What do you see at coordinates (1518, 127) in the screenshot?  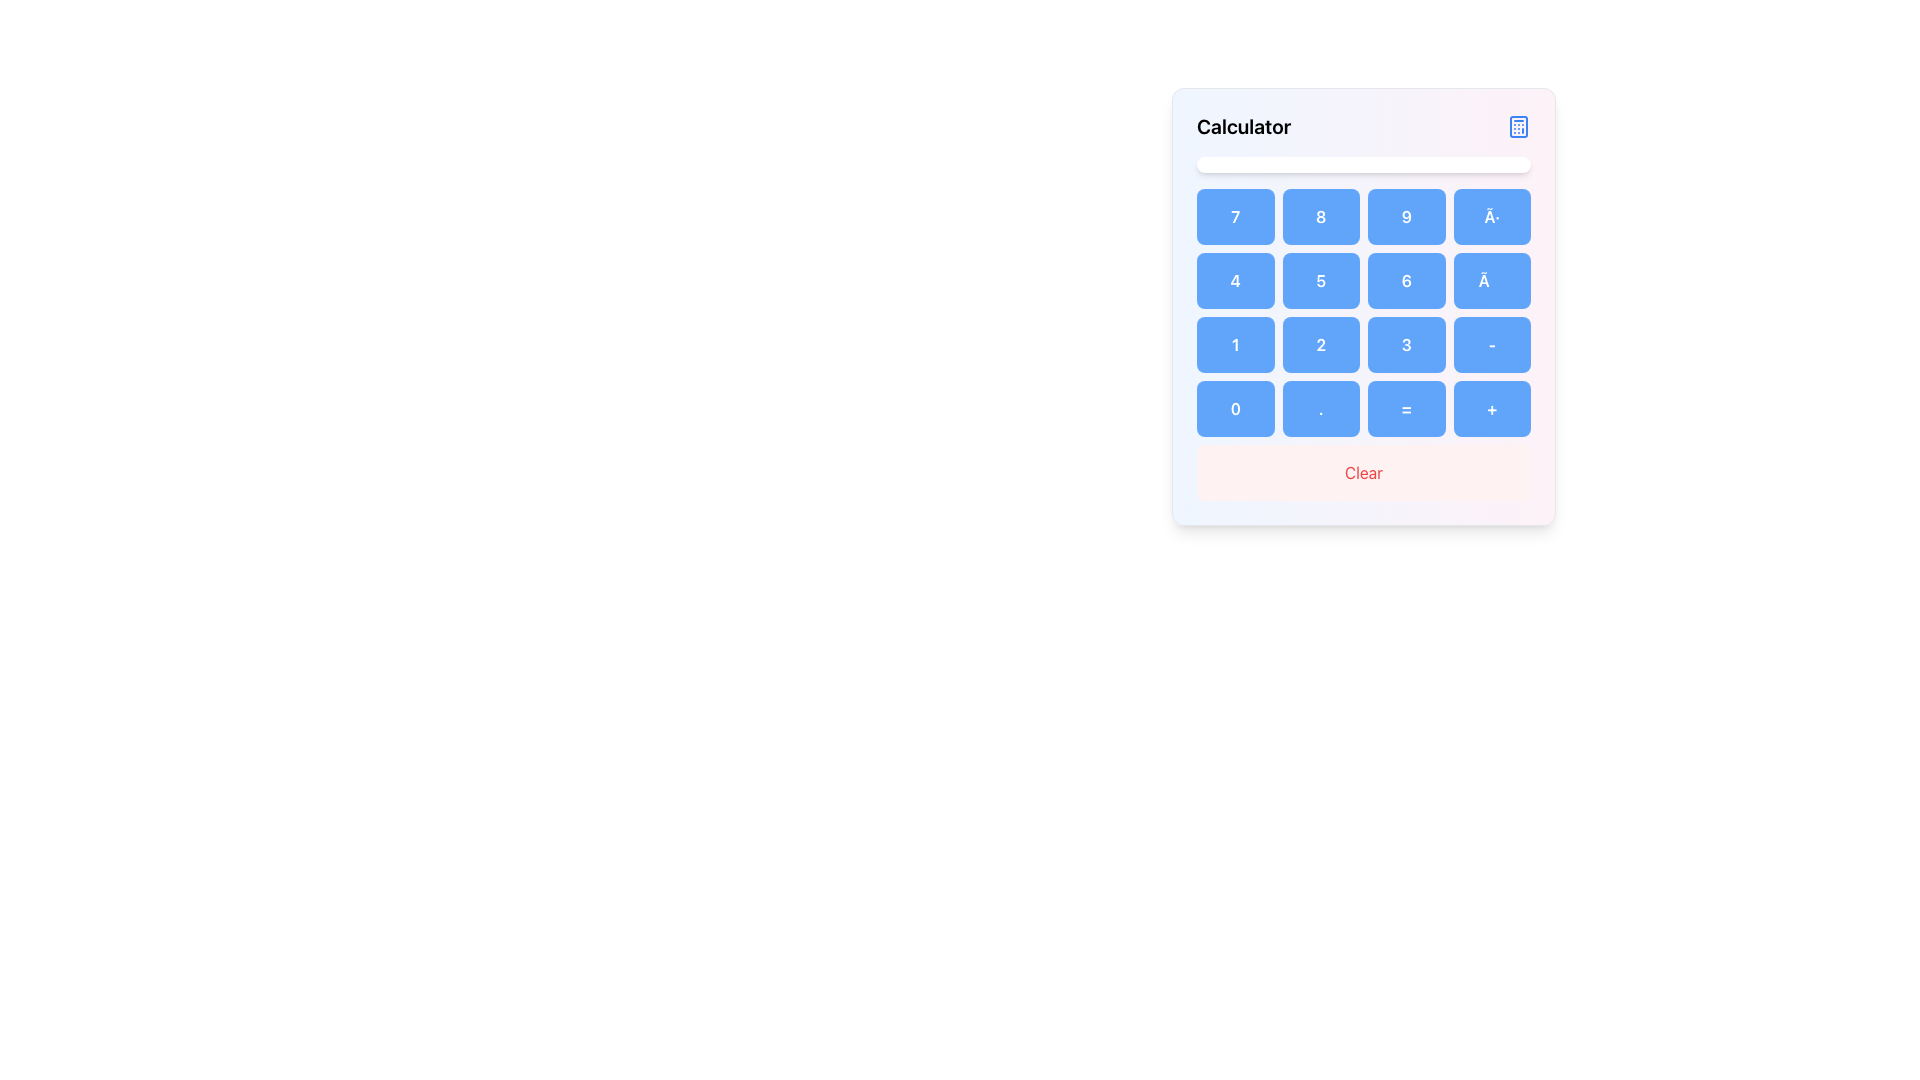 I see `the blue calculator icon located in the top right corner of the calculator interface header` at bounding box center [1518, 127].